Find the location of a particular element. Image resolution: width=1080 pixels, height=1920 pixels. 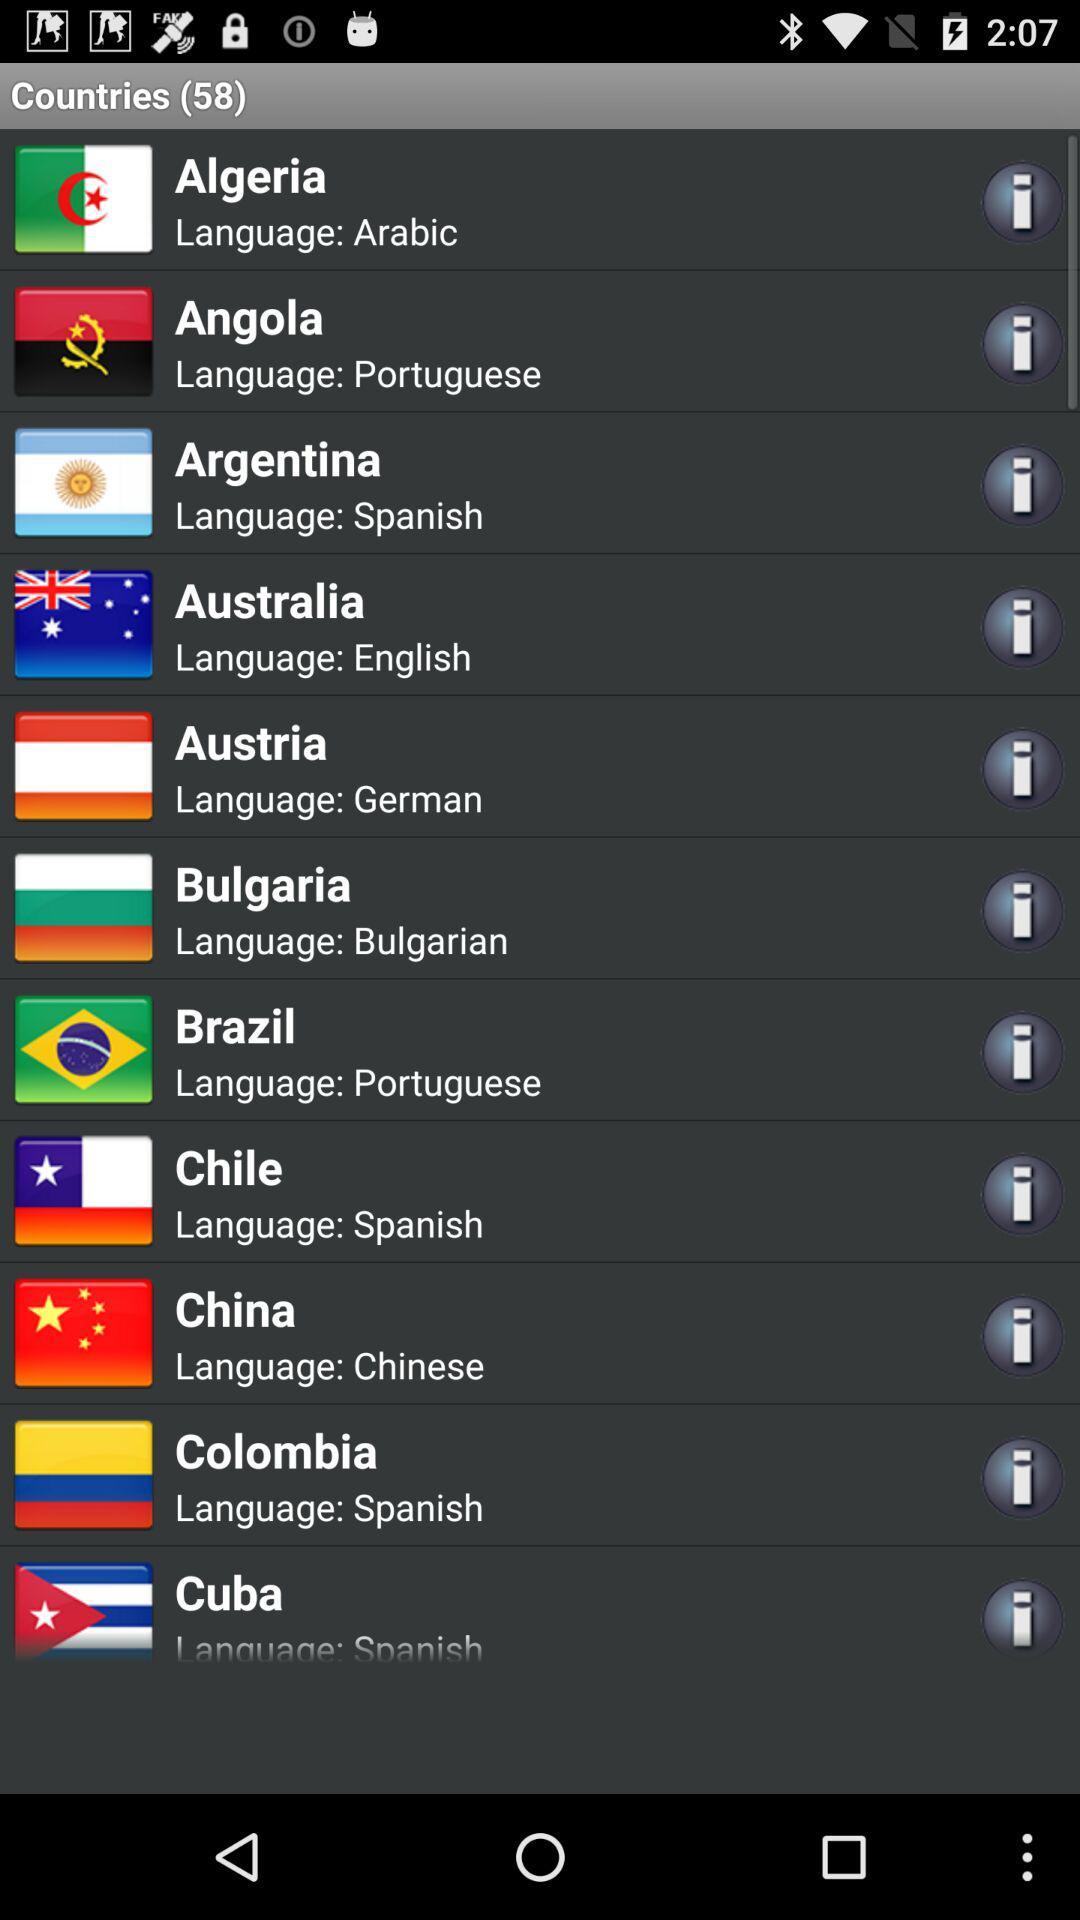

app above language:  item is located at coordinates (357, 315).